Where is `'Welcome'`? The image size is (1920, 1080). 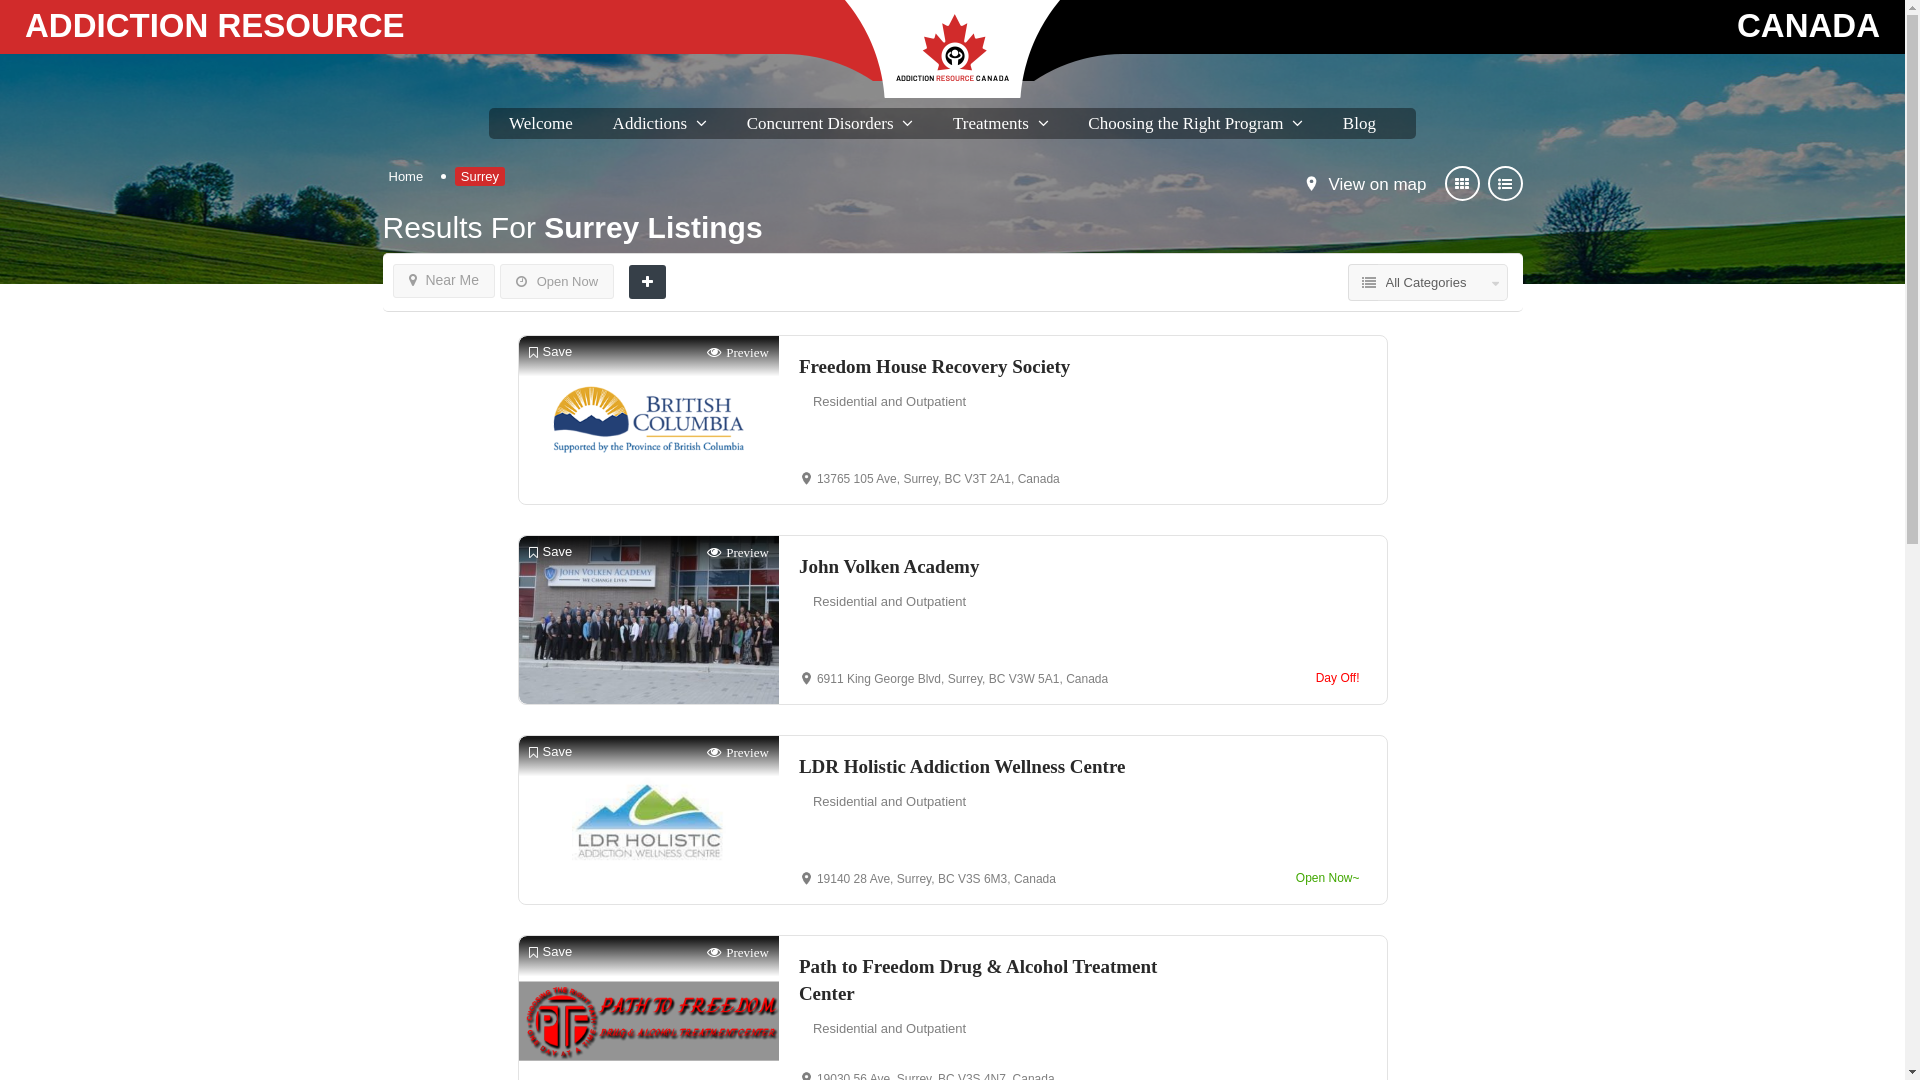 'Welcome' is located at coordinates (541, 123).